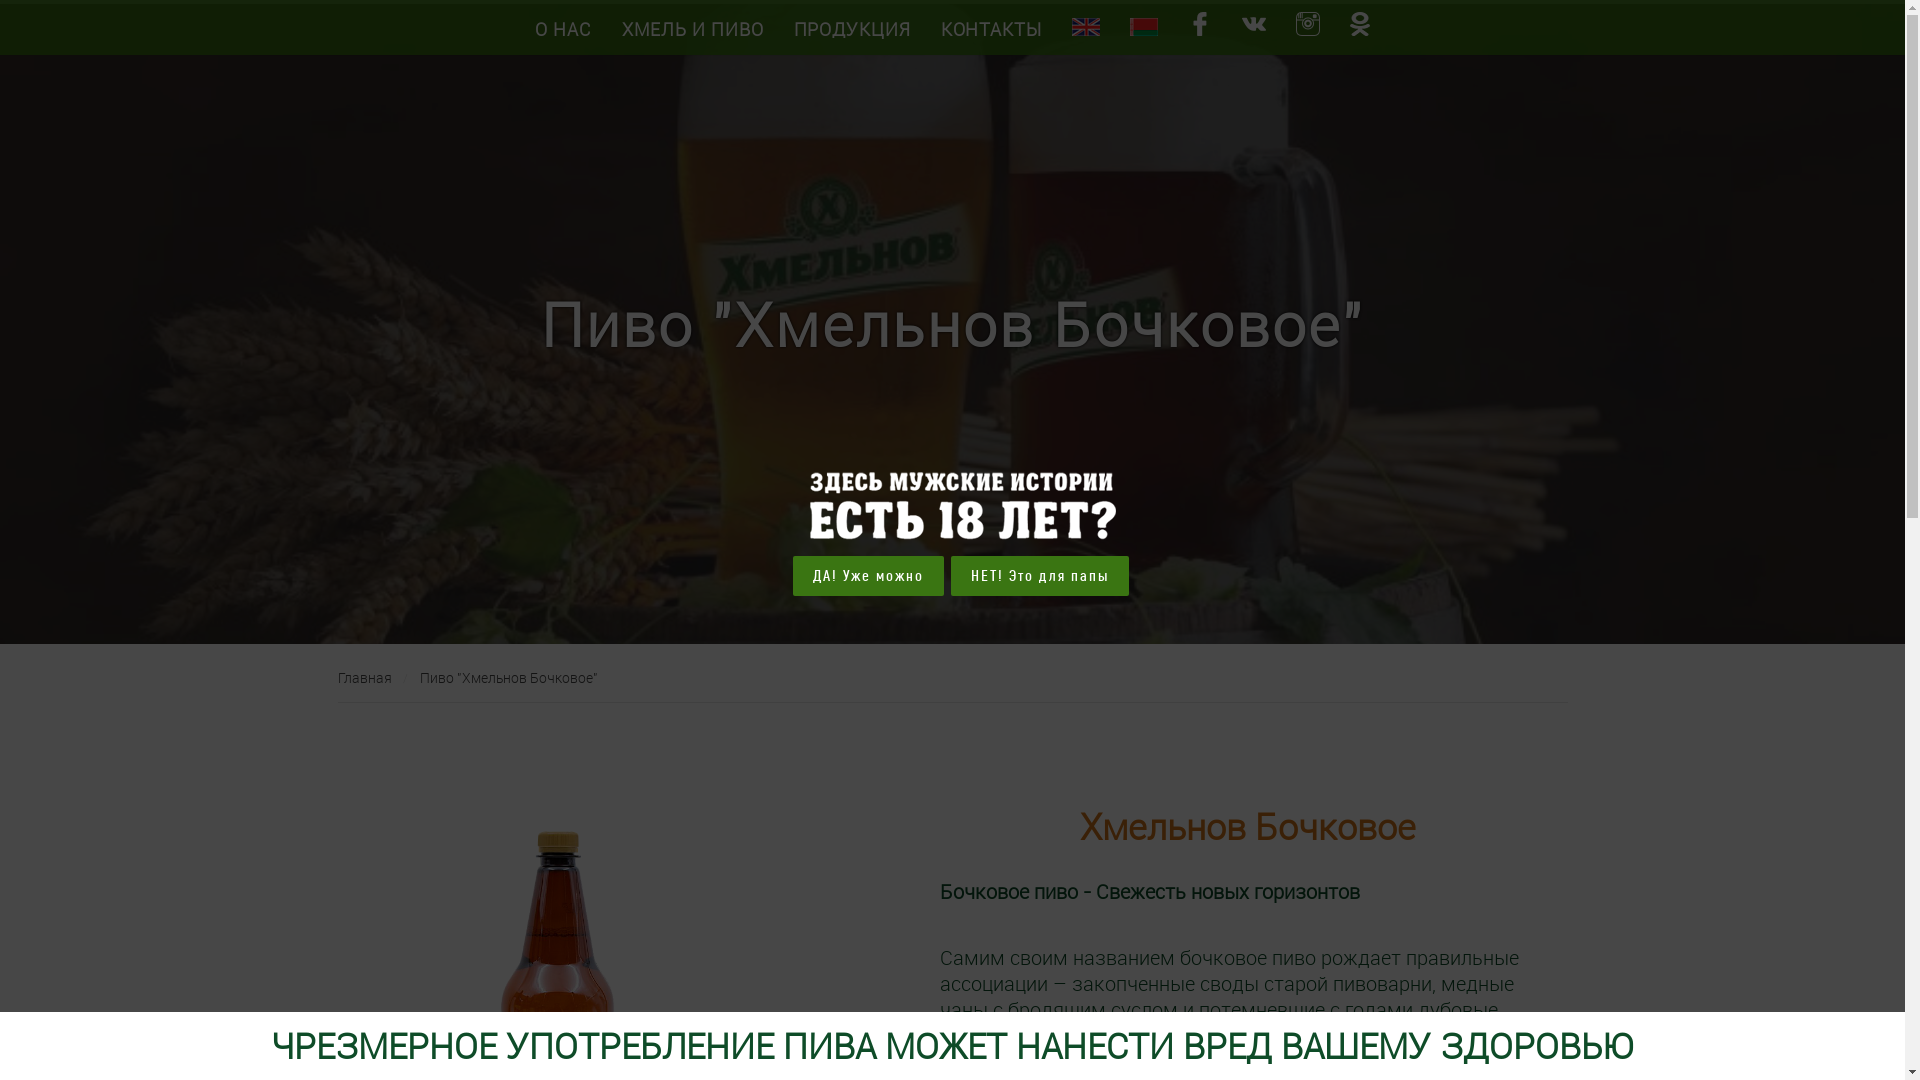 This screenshot has width=1920, height=1080. What do you see at coordinates (1200, 28) in the screenshot?
I see `'facebook '` at bounding box center [1200, 28].